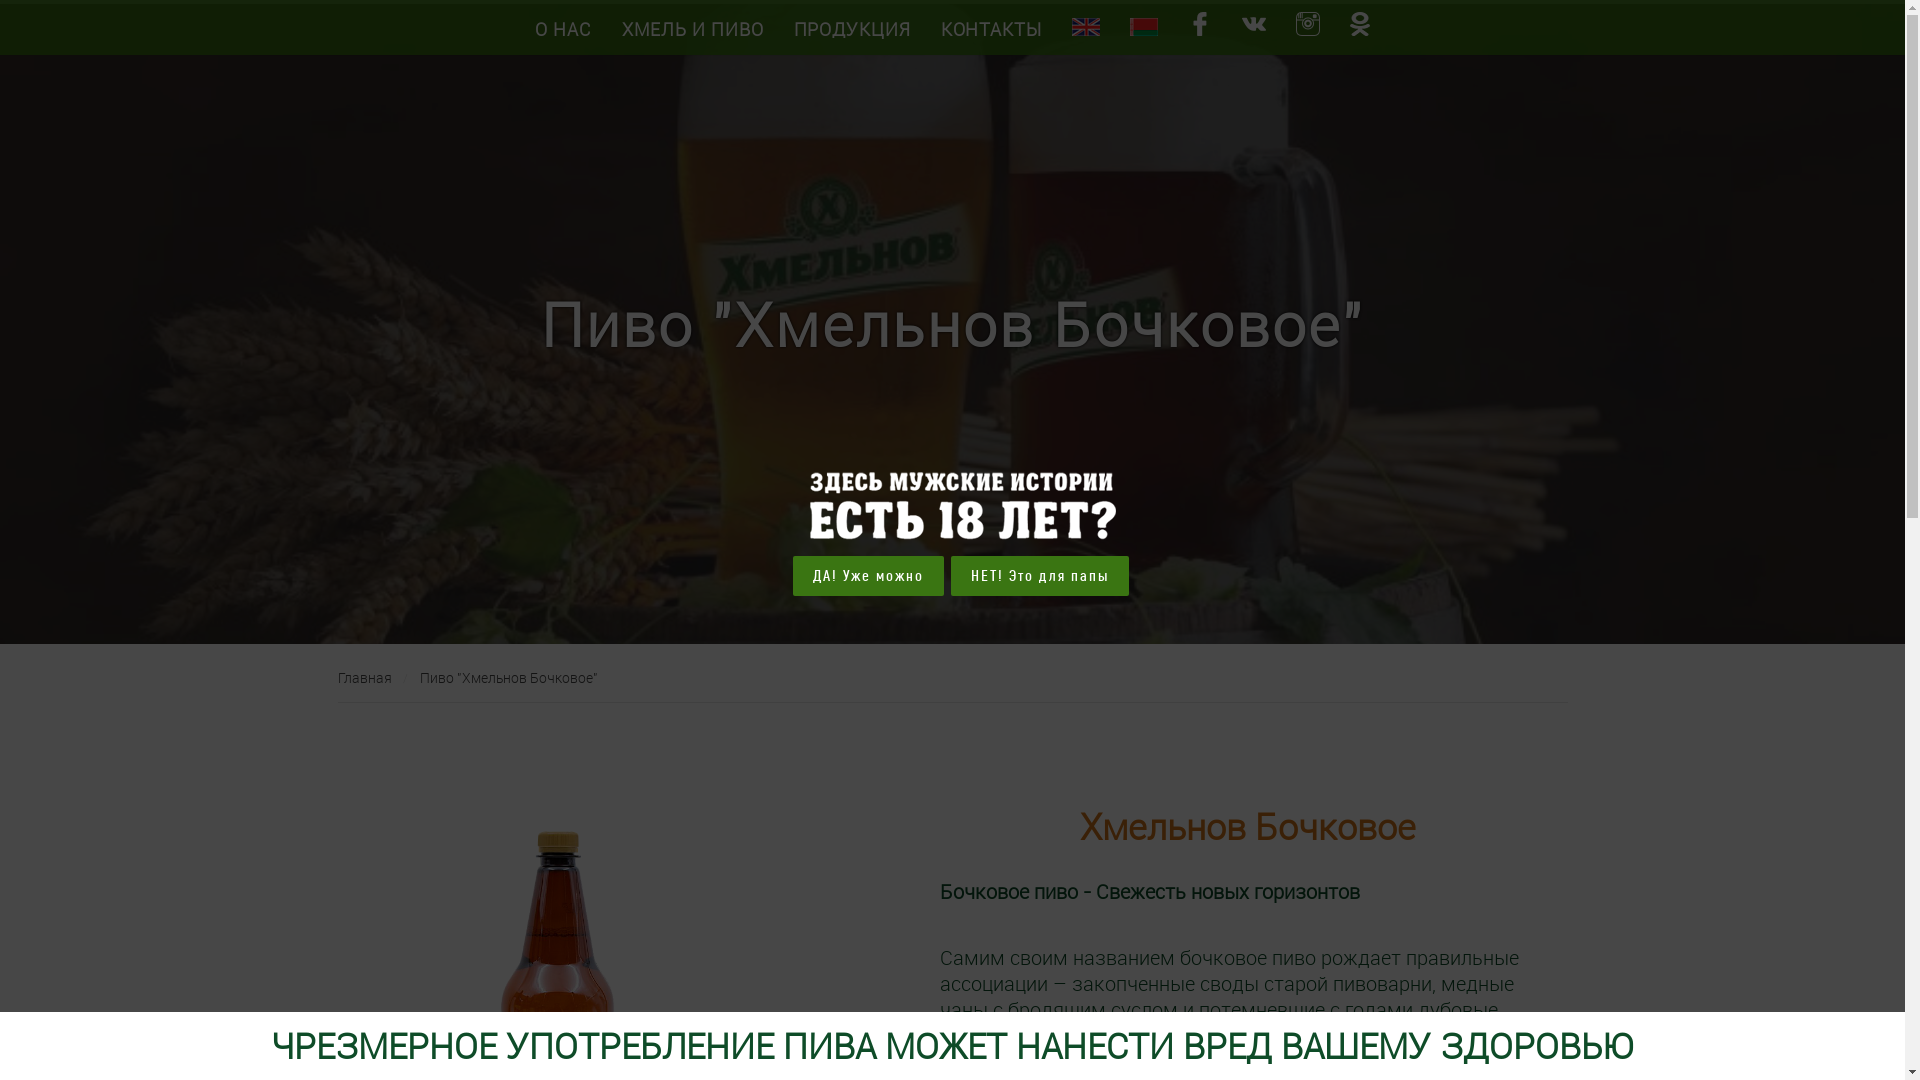 This screenshot has width=1920, height=1080. What do you see at coordinates (1200, 28) in the screenshot?
I see `'facebook '` at bounding box center [1200, 28].